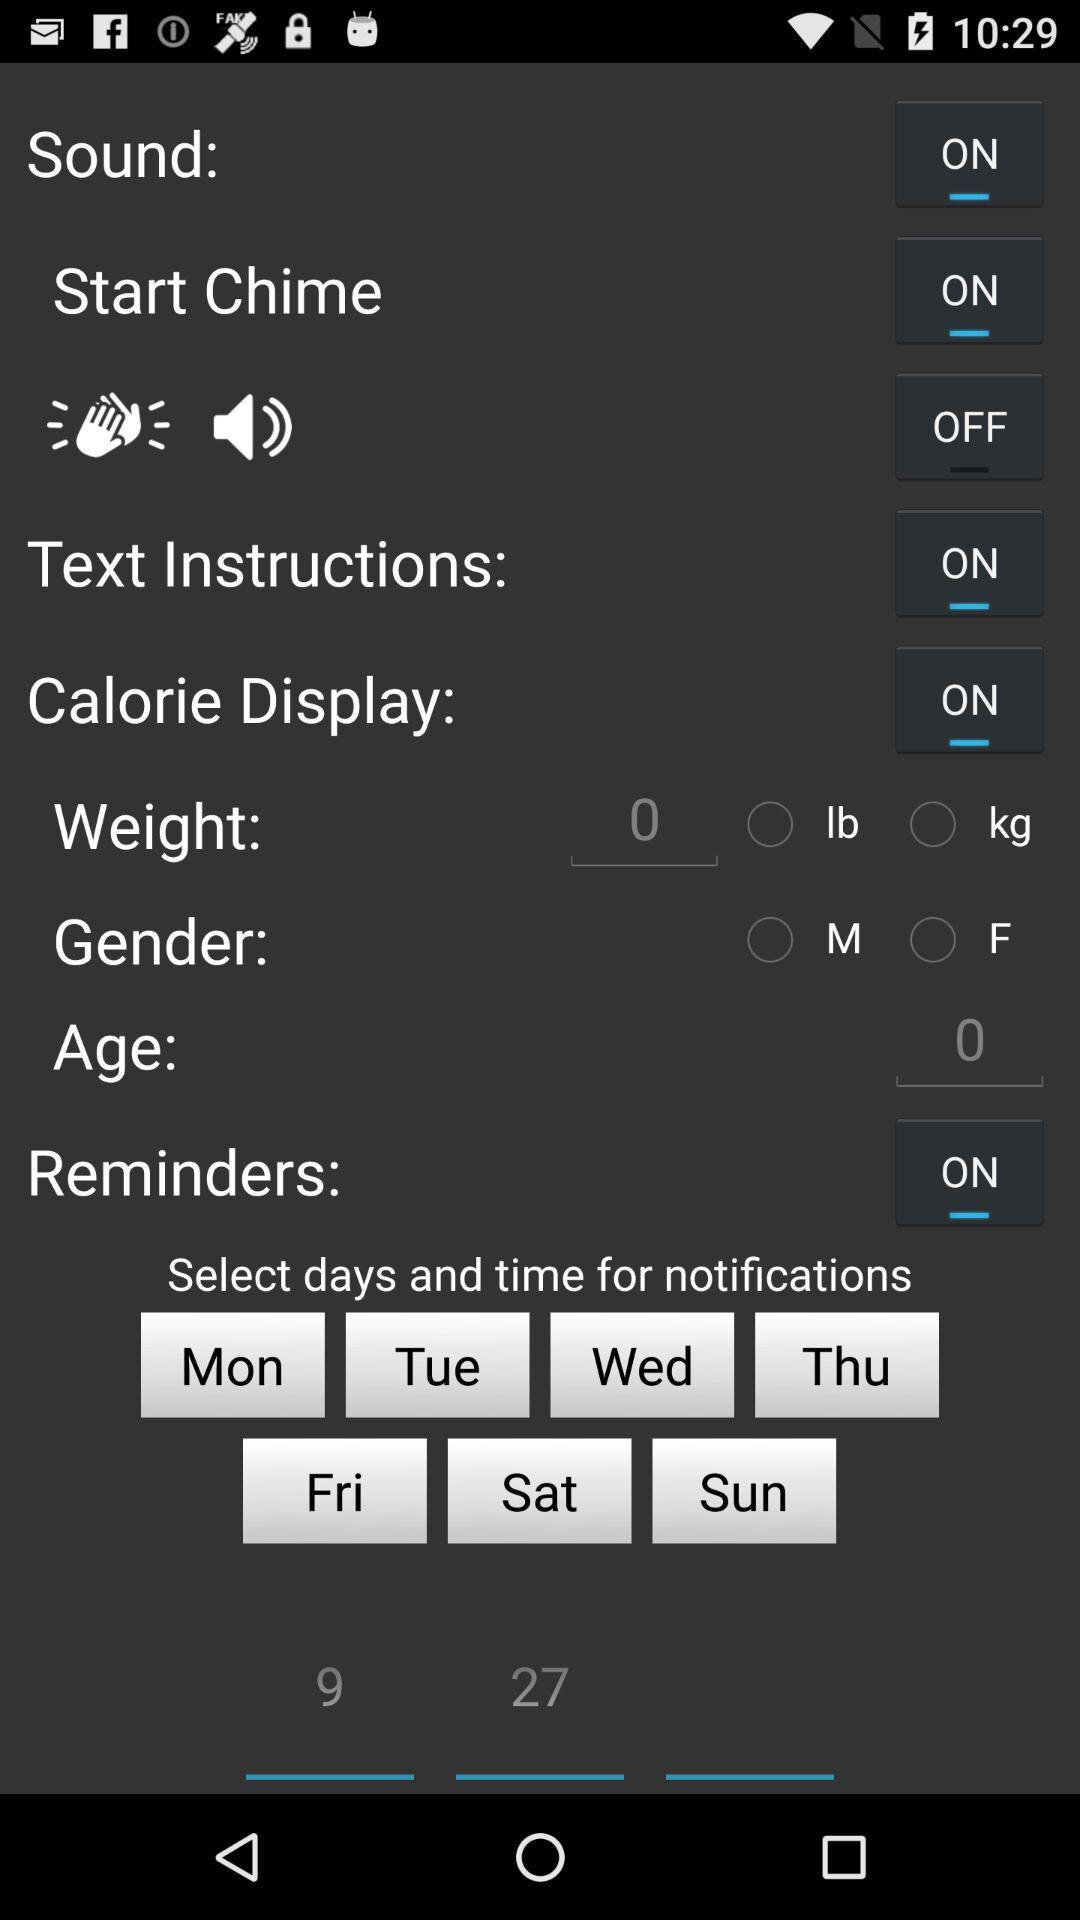 Image resolution: width=1080 pixels, height=1920 pixels. I want to click on lb, so click(774, 824).